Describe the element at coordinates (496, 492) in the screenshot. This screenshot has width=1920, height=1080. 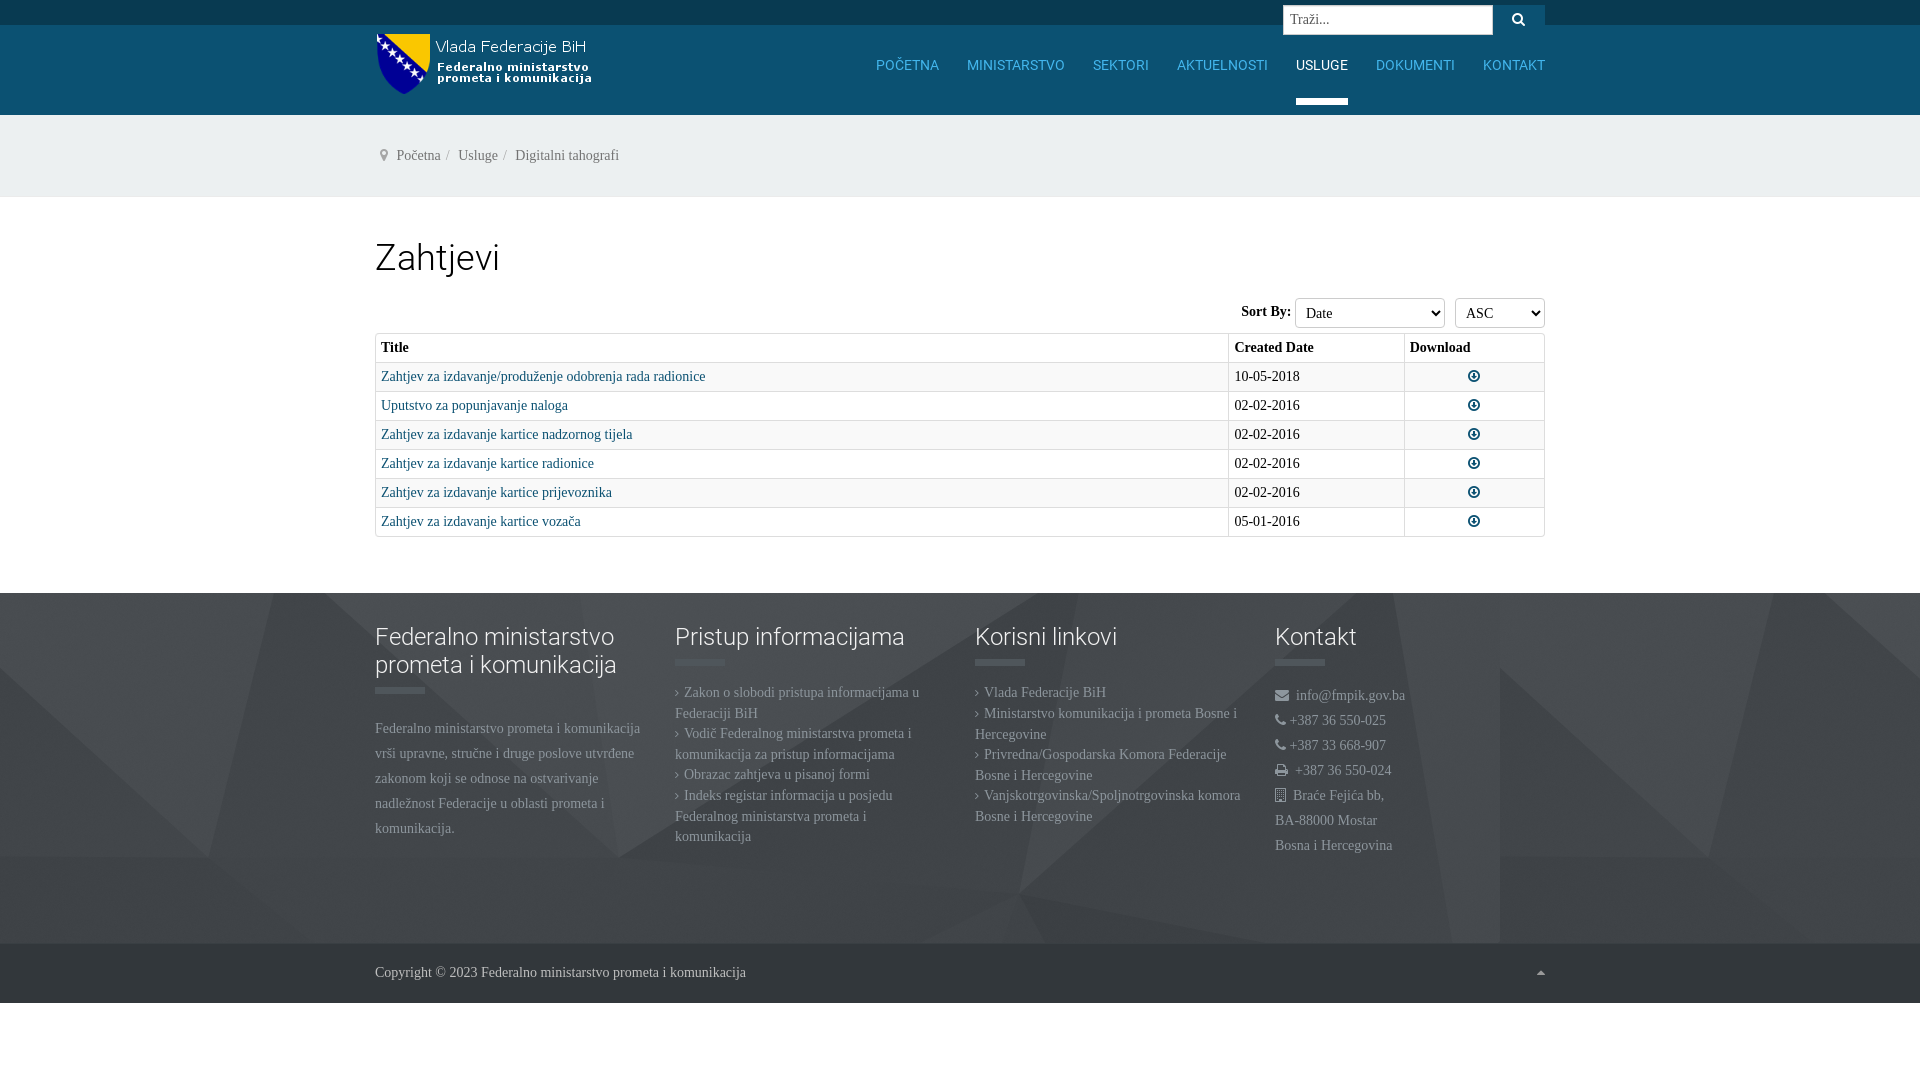
I see `'Zahtjev za izdavanje kartice prijevoznika'` at that location.